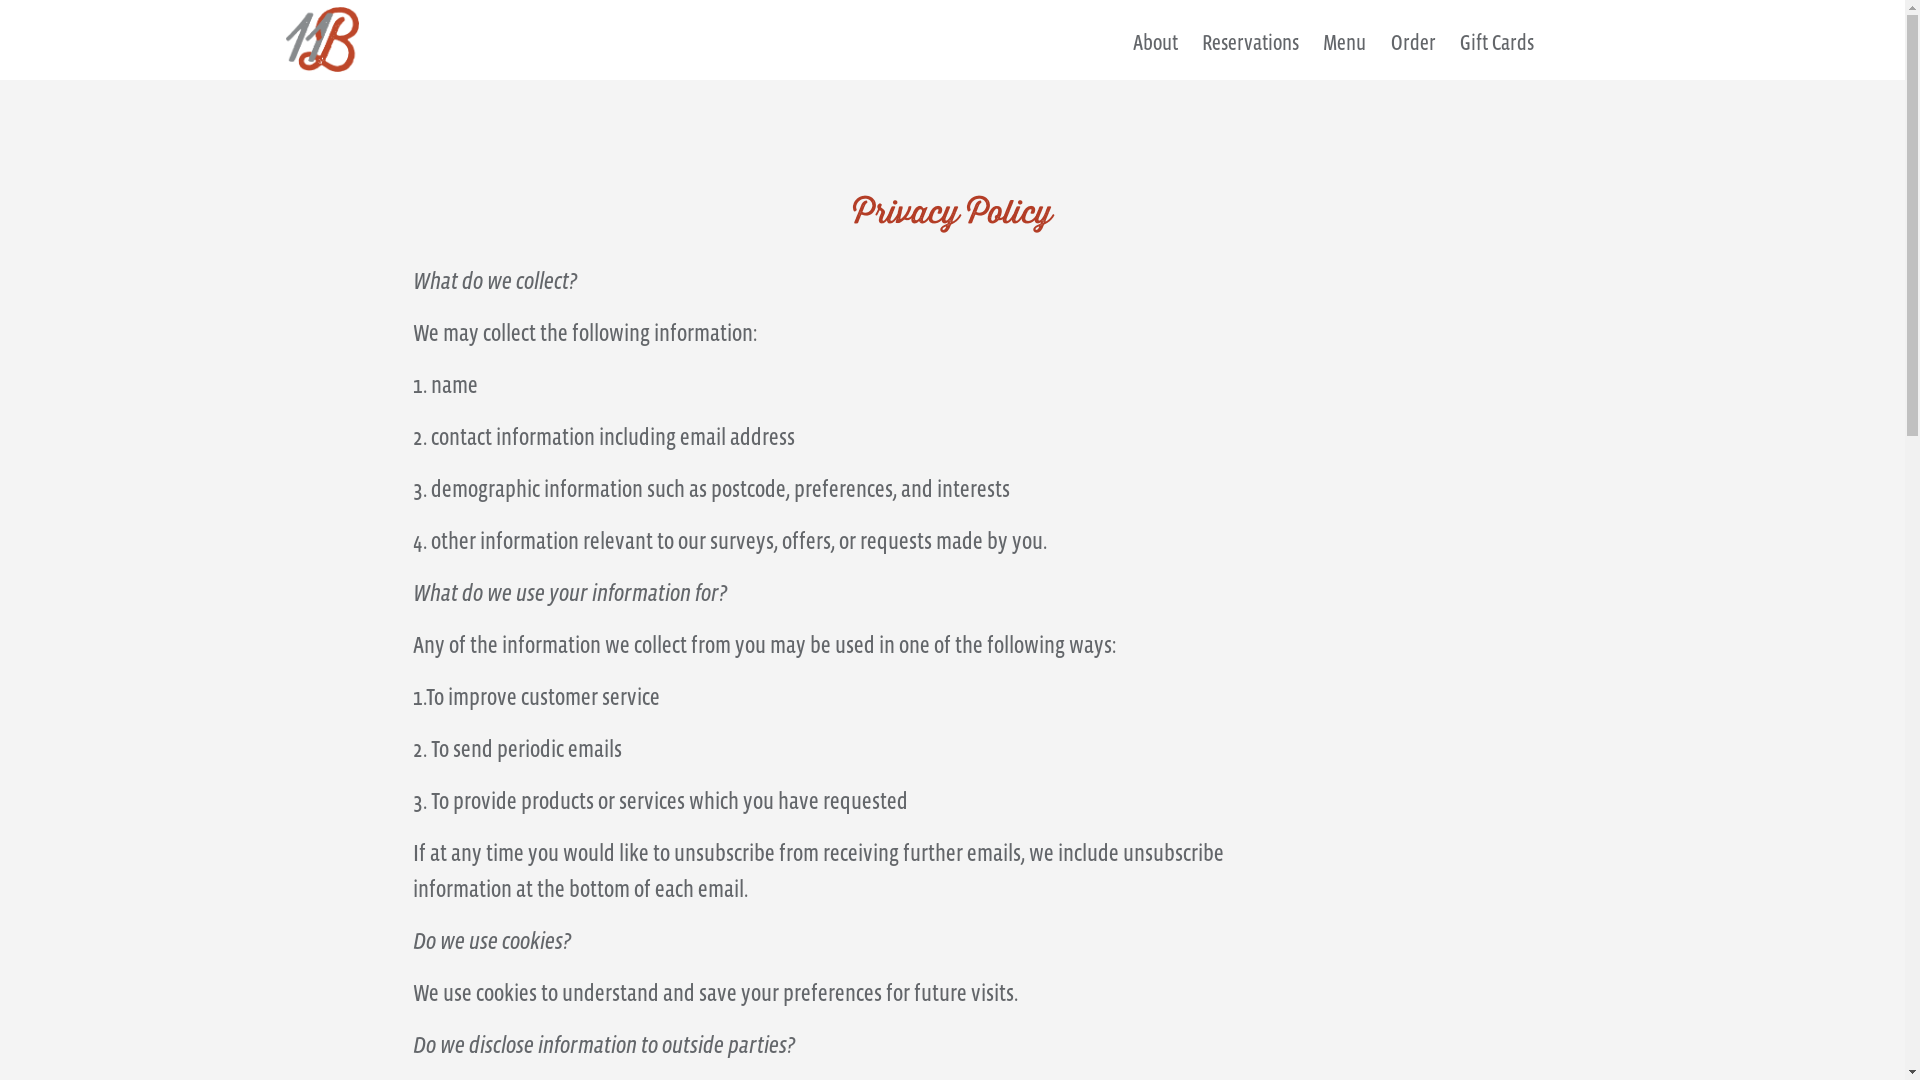  I want to click on 'About', so click(1155, 52).